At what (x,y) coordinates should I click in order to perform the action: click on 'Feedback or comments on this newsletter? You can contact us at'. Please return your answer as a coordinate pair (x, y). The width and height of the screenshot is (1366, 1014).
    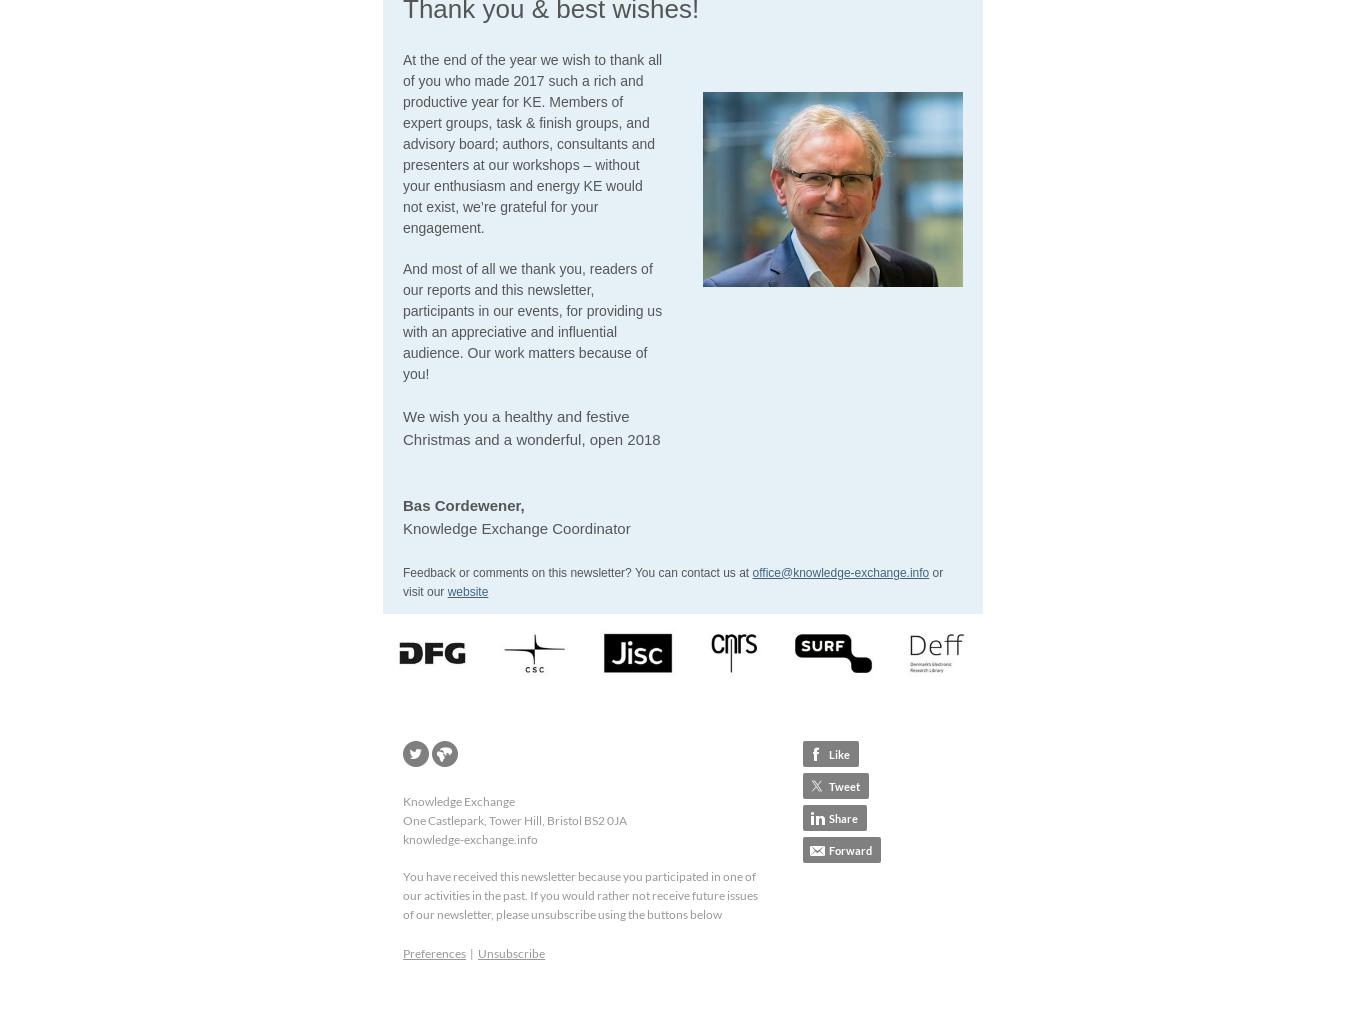
    Looking at the image, I should click on (401, 570).